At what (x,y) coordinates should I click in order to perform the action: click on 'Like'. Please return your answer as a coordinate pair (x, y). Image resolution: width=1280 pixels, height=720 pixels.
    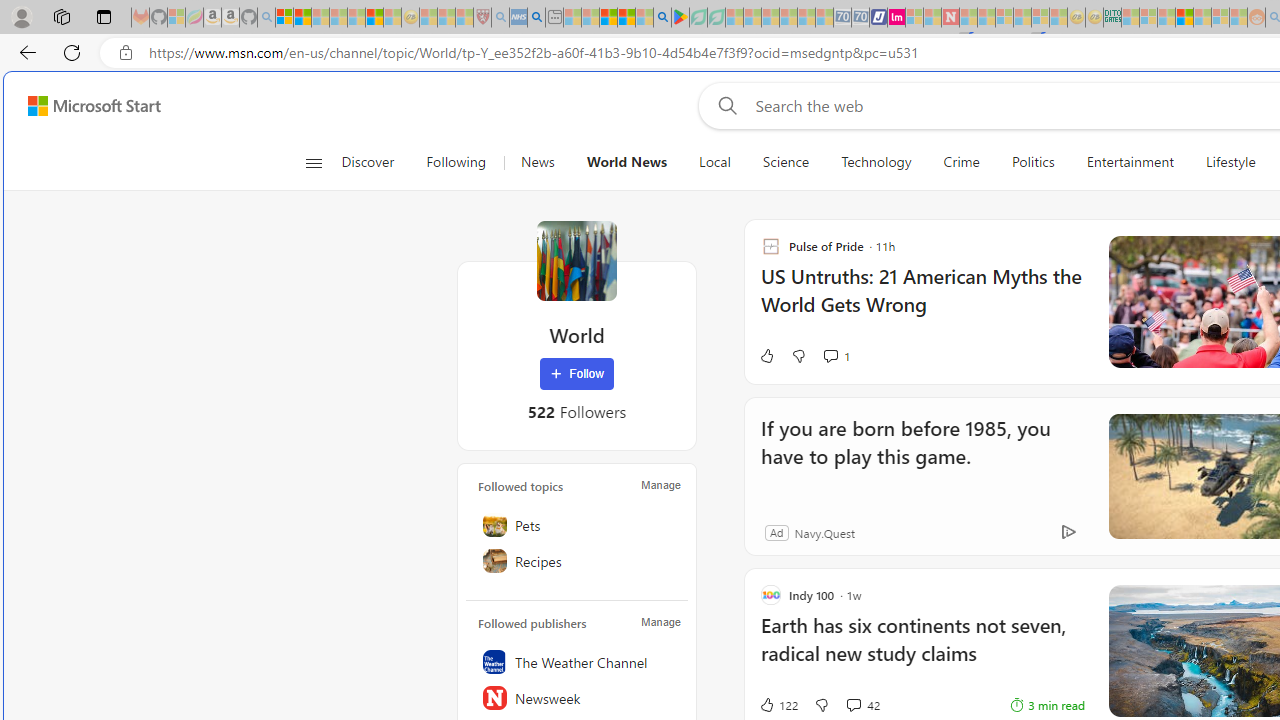
    Looking at the image, I should click on (765, 355).